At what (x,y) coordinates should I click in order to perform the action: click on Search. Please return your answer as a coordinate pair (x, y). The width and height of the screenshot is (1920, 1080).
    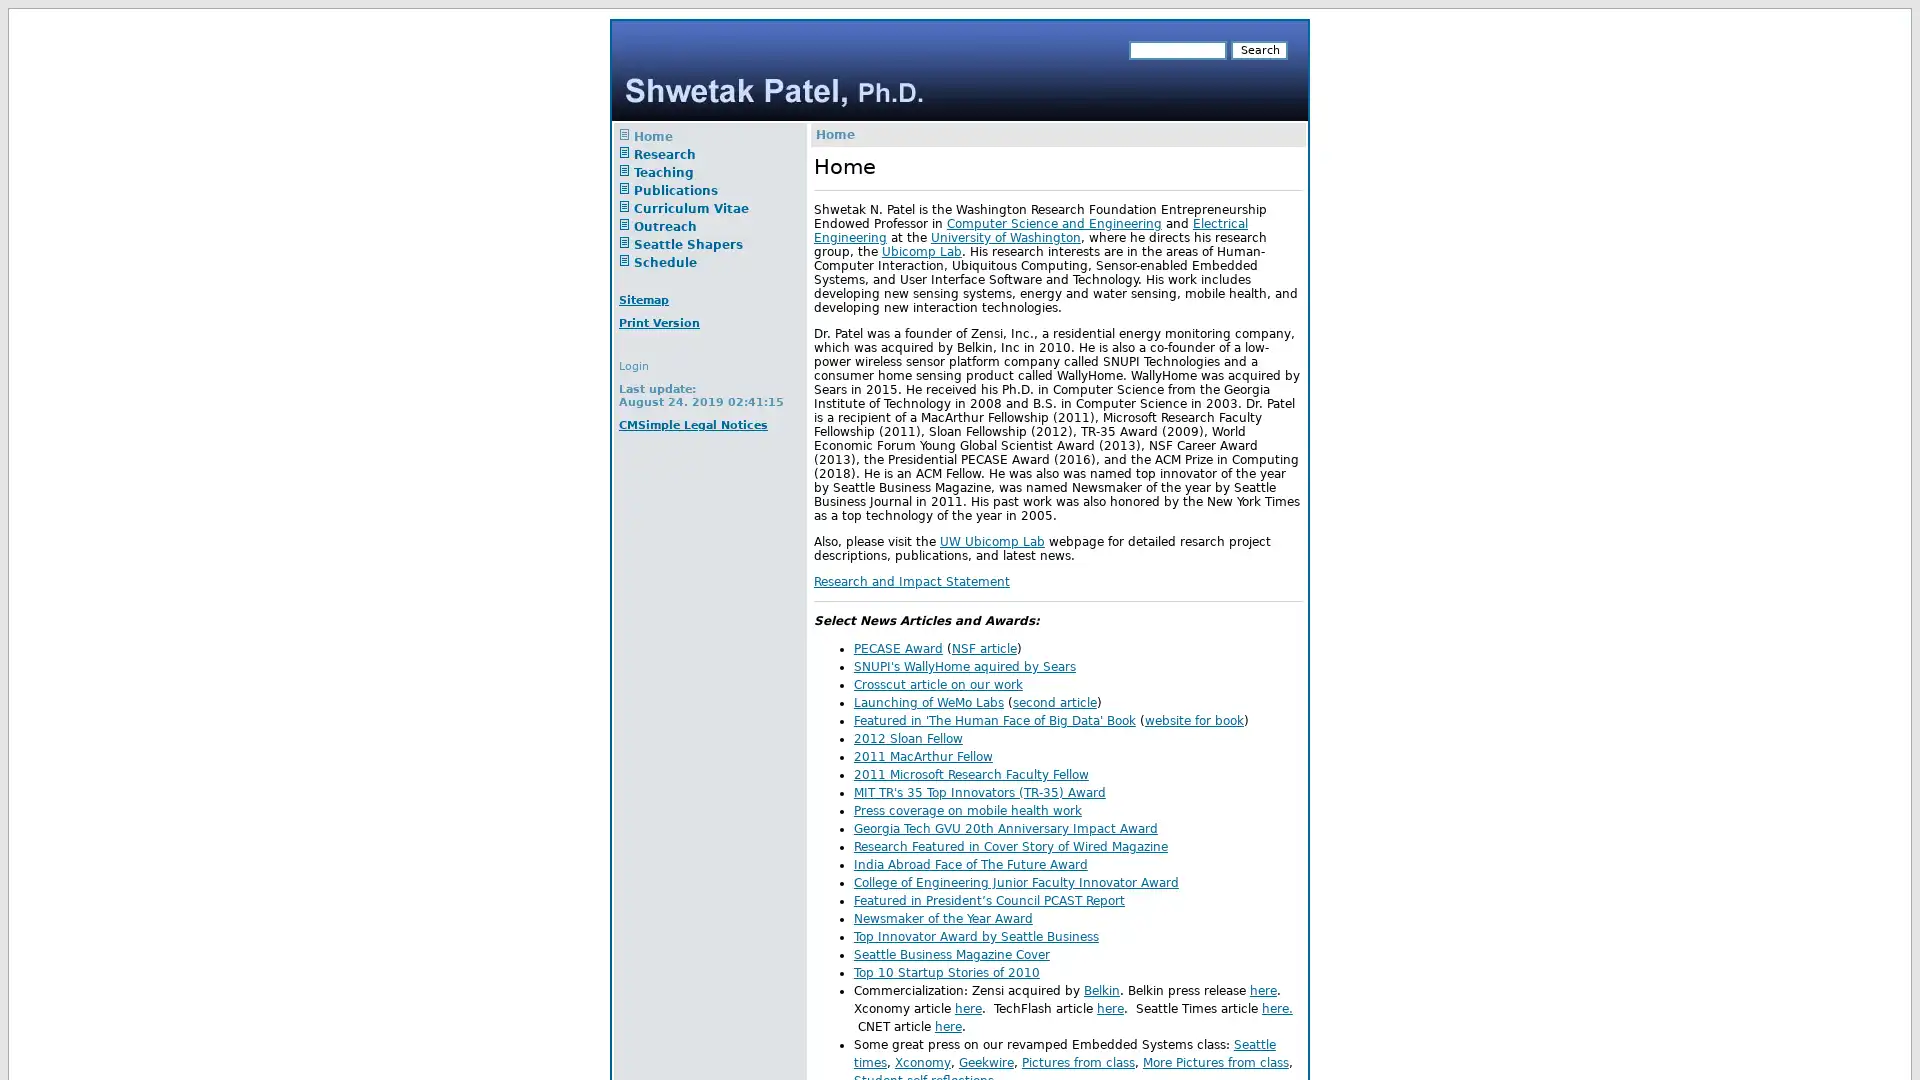
    Looking at the image, I should click on (1258, 49).